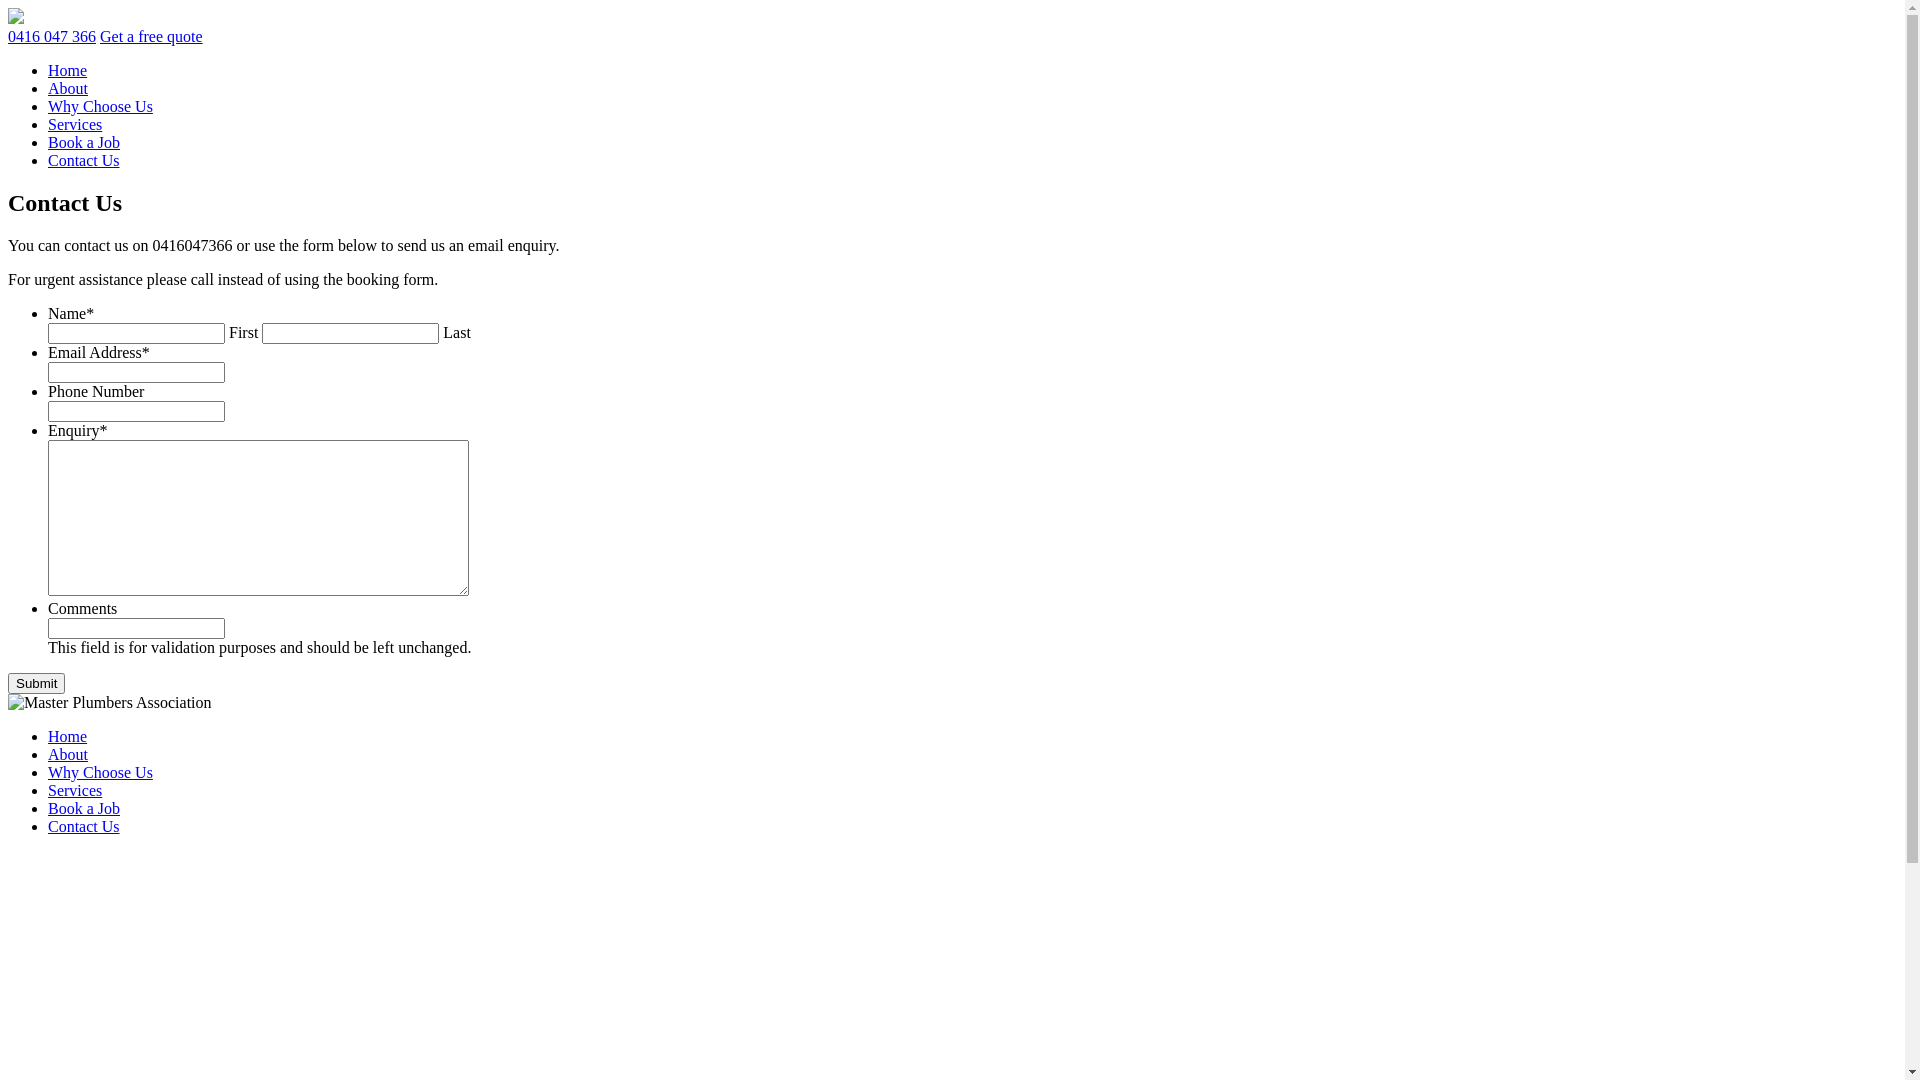 This screenshot has height=1080, width=1920. Describe the element at coordinates (82, 807) in the screenshot. I see `'Book a Job'` at that location.